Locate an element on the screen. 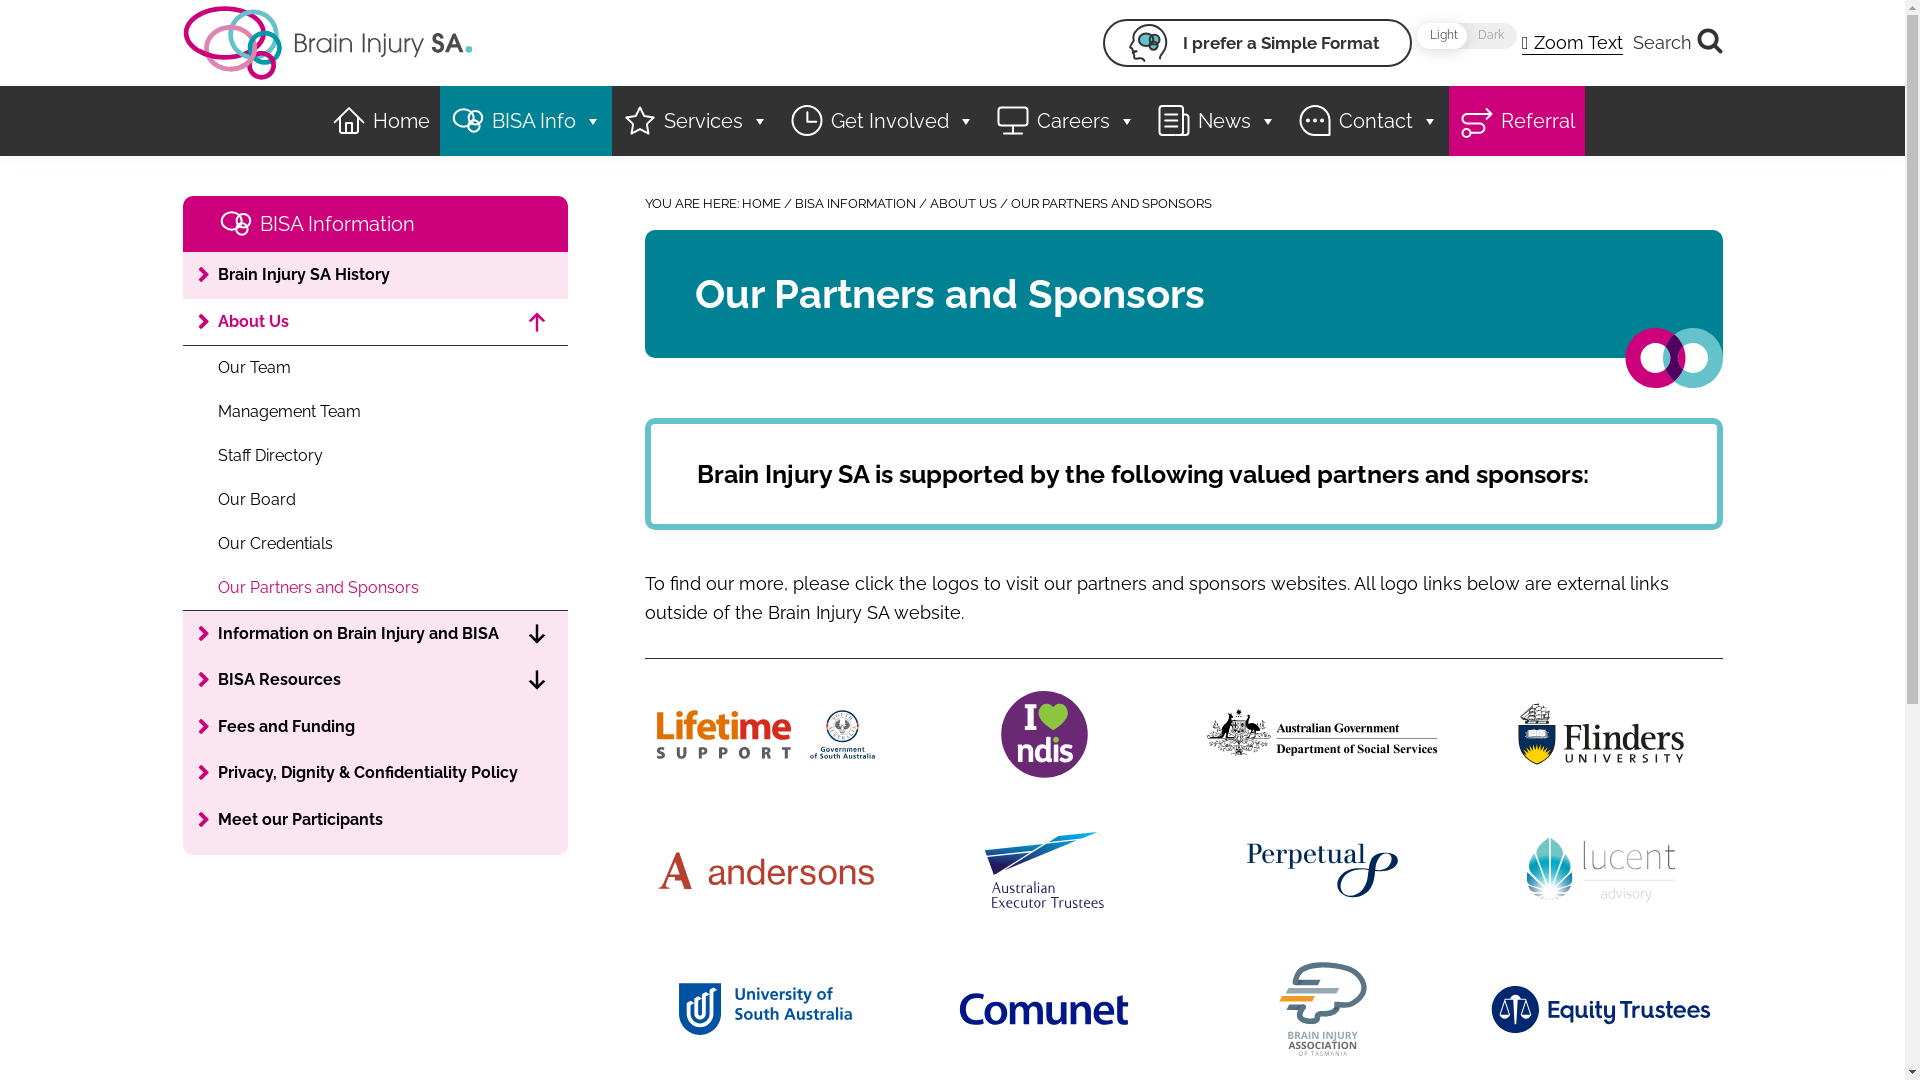 The height and width of the screenshot is (1080, 1920). 'Management Team' is located at coordinates (374, 411).